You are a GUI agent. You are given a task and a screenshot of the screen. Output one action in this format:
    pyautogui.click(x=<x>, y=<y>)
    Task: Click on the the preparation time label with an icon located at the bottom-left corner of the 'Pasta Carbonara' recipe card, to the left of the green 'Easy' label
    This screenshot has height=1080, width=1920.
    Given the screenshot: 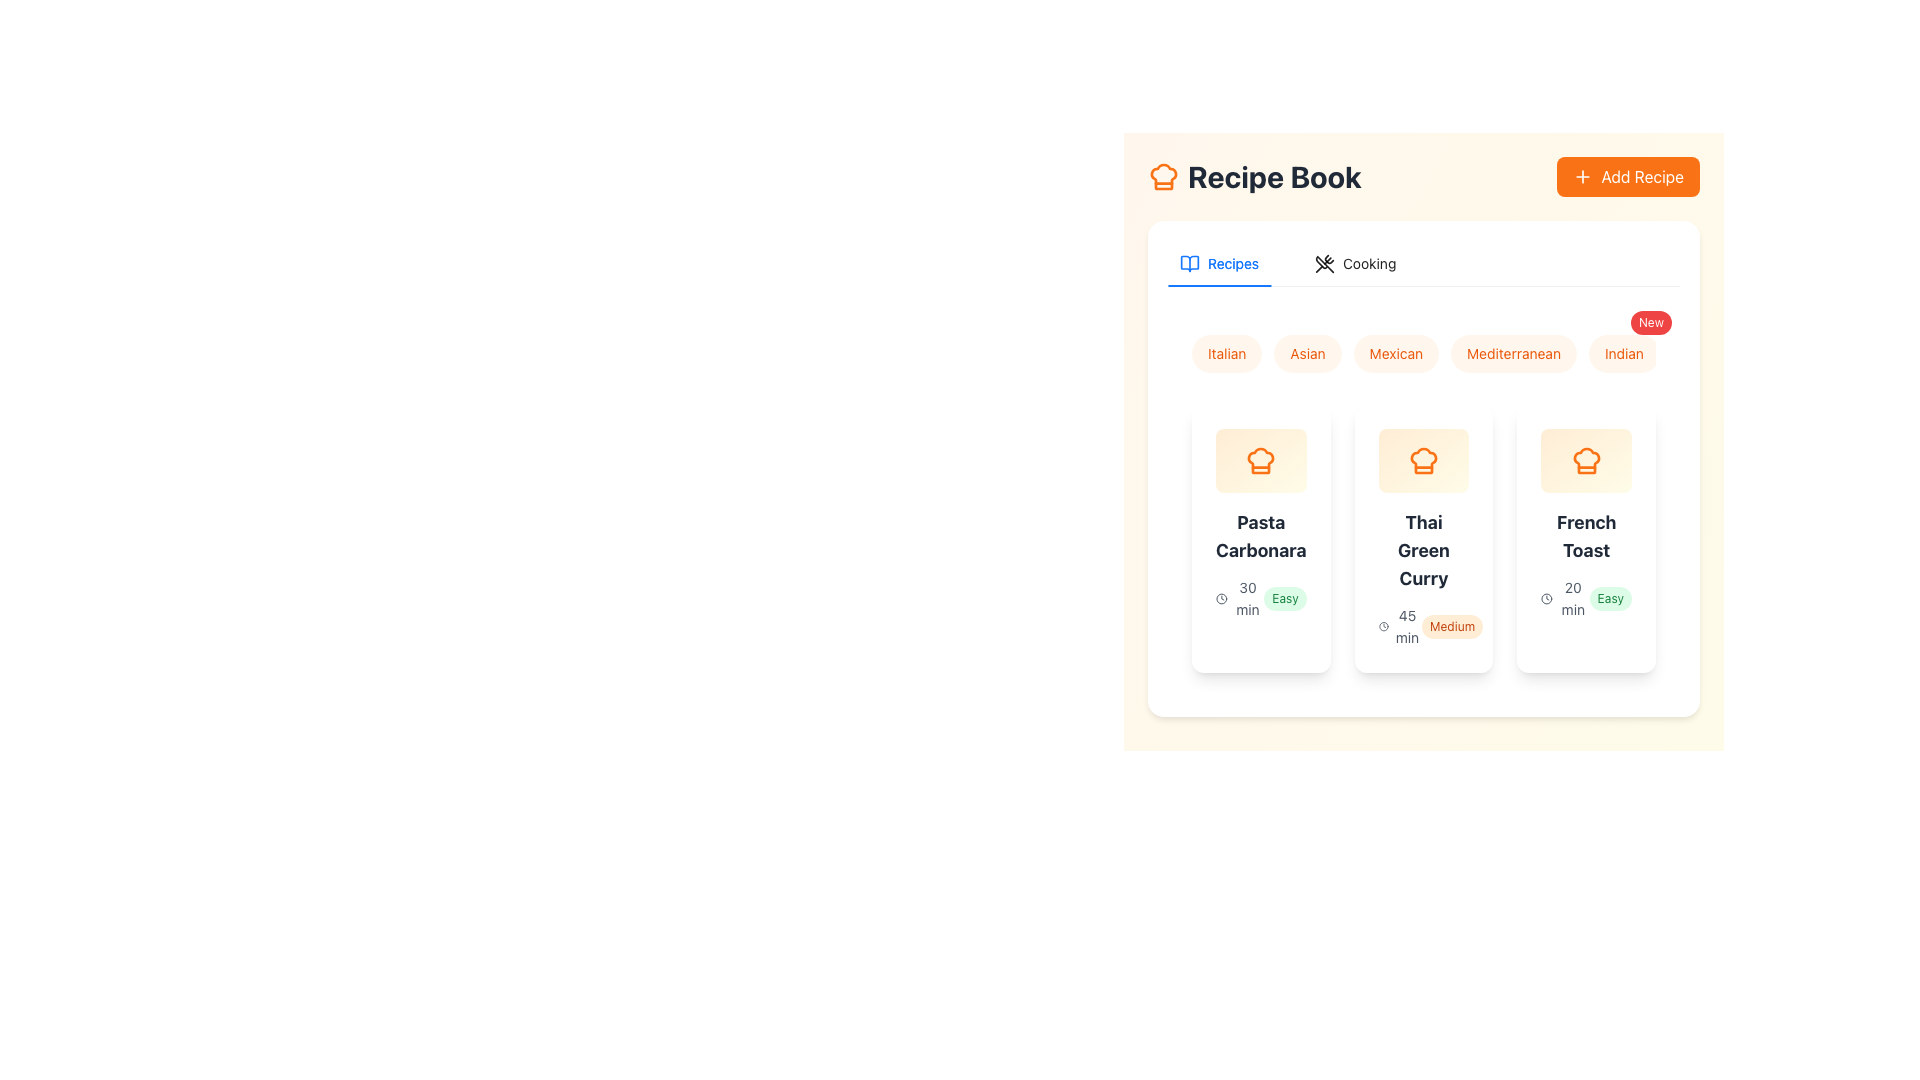 What is the action you would take?
    pyautogui.click(x=1239, y=597)
    